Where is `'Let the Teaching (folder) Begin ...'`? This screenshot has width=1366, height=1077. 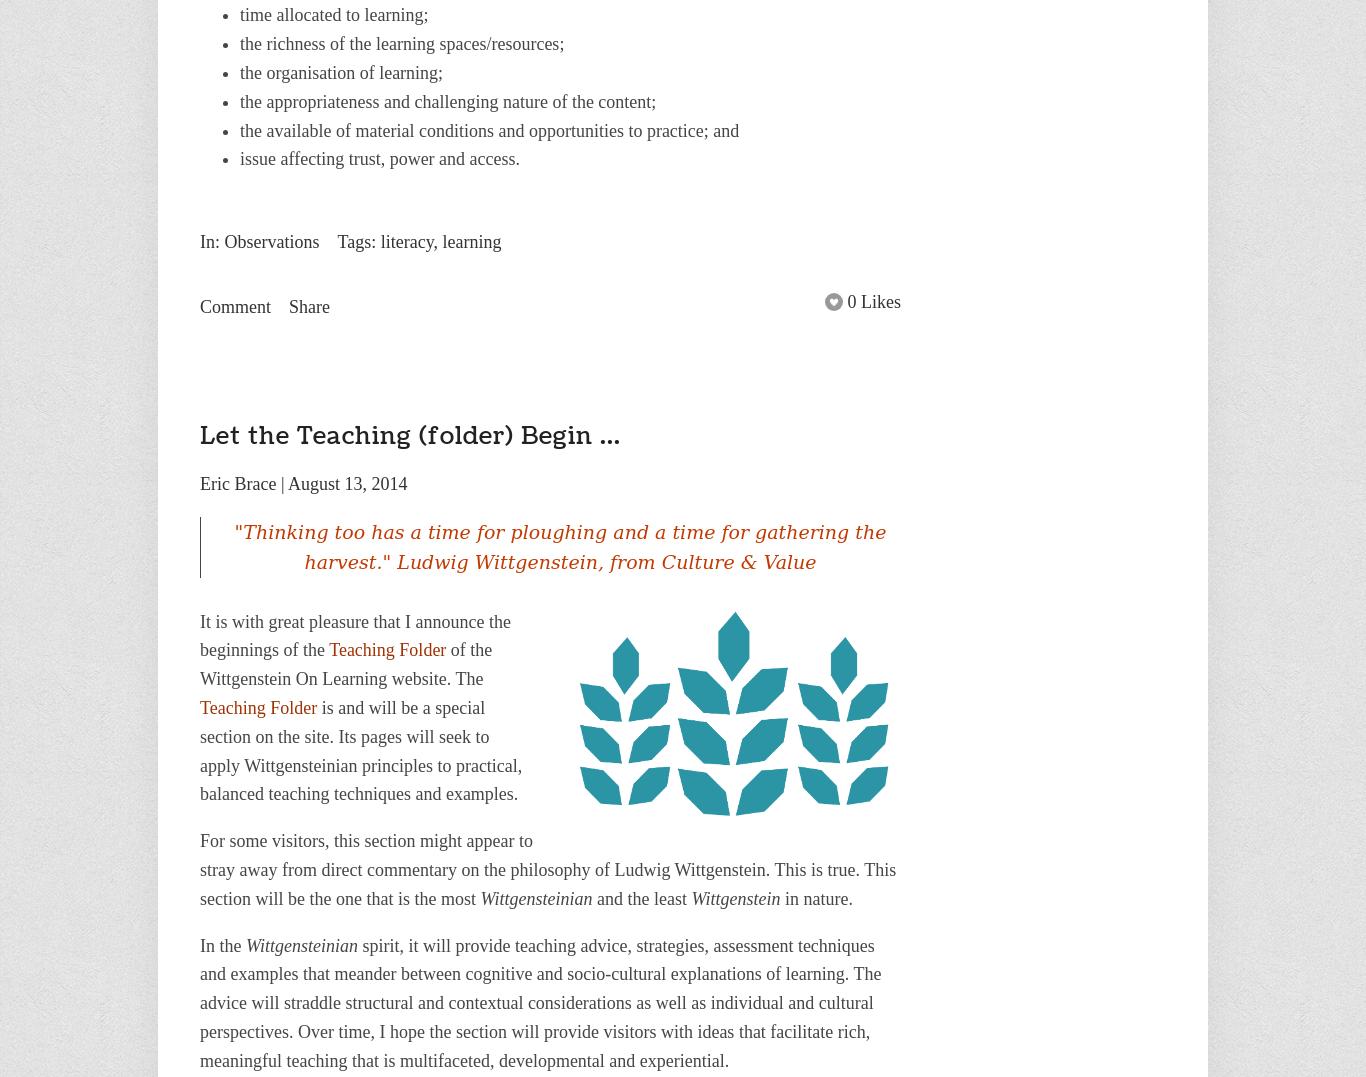
'Let the Teaching (folder) Begin ...' is located at coordinates (198, 434).